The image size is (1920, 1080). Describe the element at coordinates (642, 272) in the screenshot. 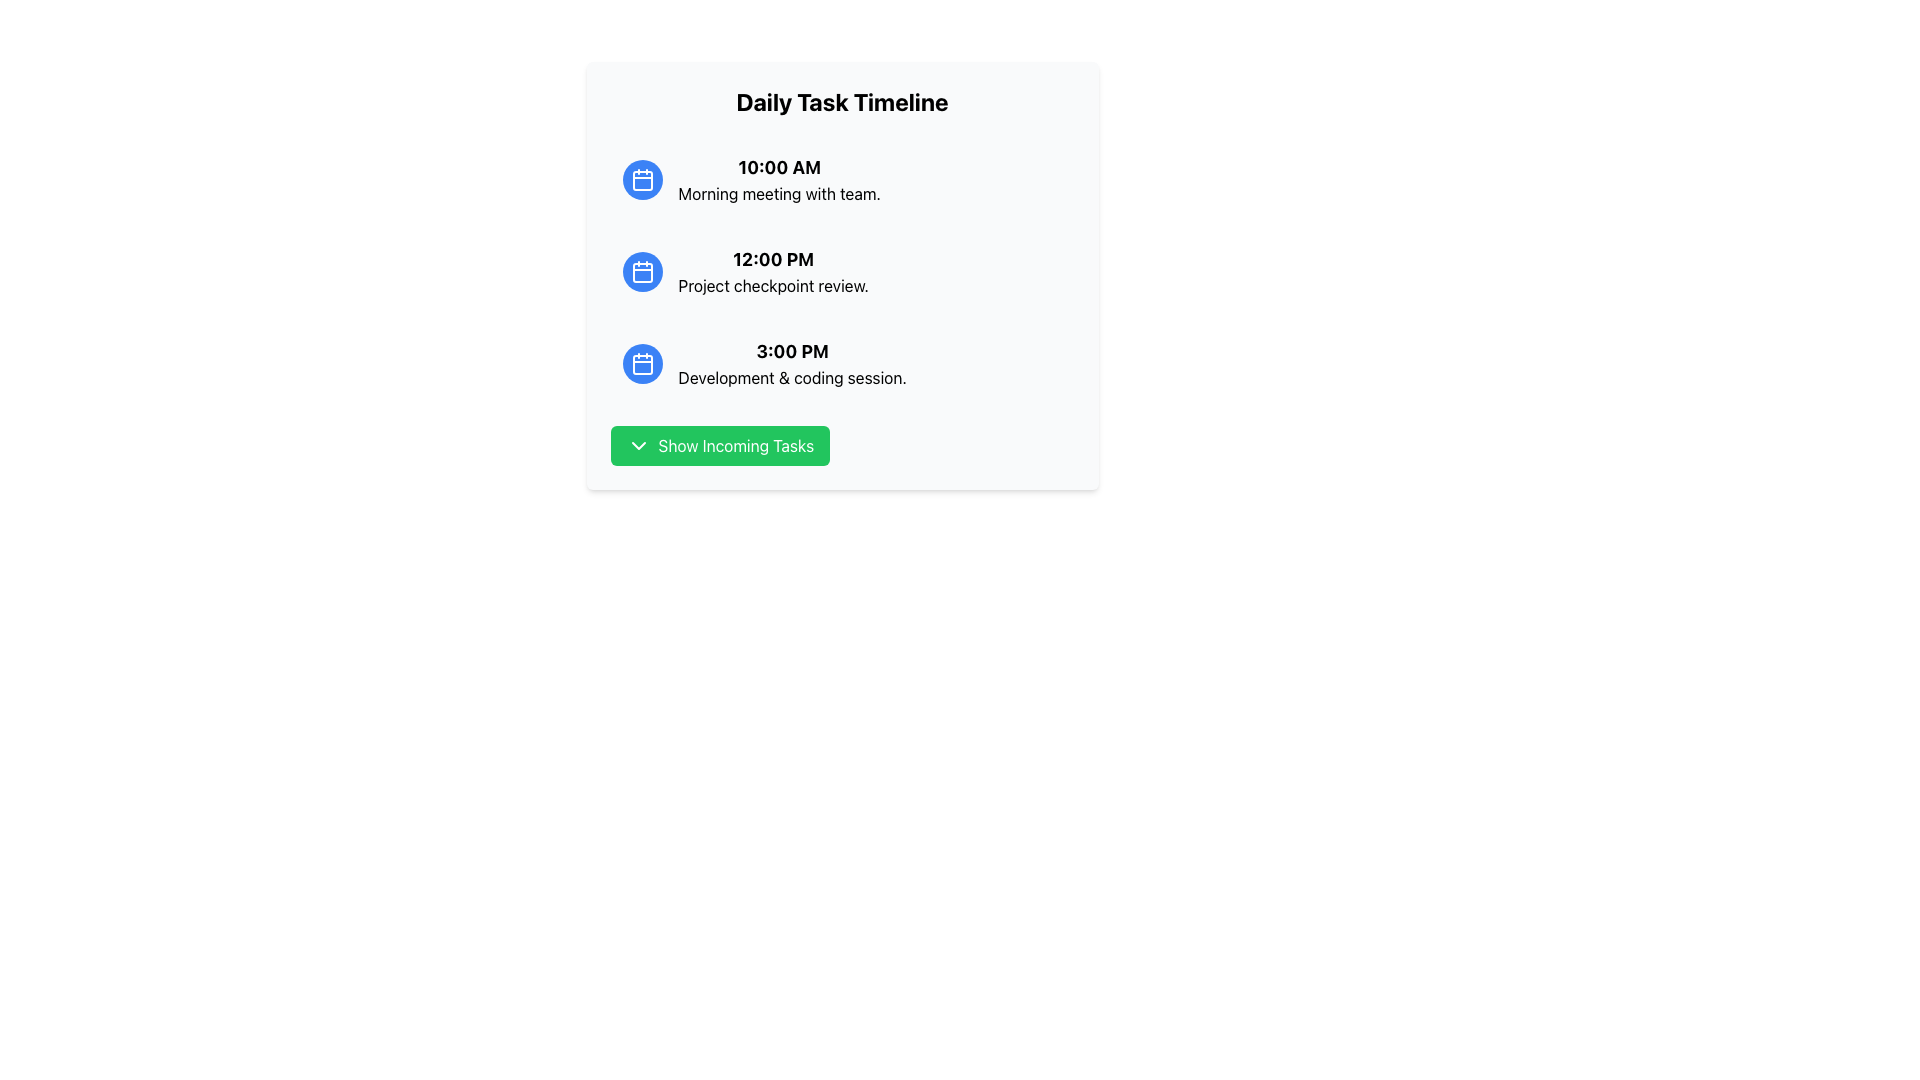

I see `the calendar icon with a blue circle background and white calendar strokes, which is the second icon in a vertical sequence of three, located to the left of the text '12:00 PM Project checkpoint review'` at that location.